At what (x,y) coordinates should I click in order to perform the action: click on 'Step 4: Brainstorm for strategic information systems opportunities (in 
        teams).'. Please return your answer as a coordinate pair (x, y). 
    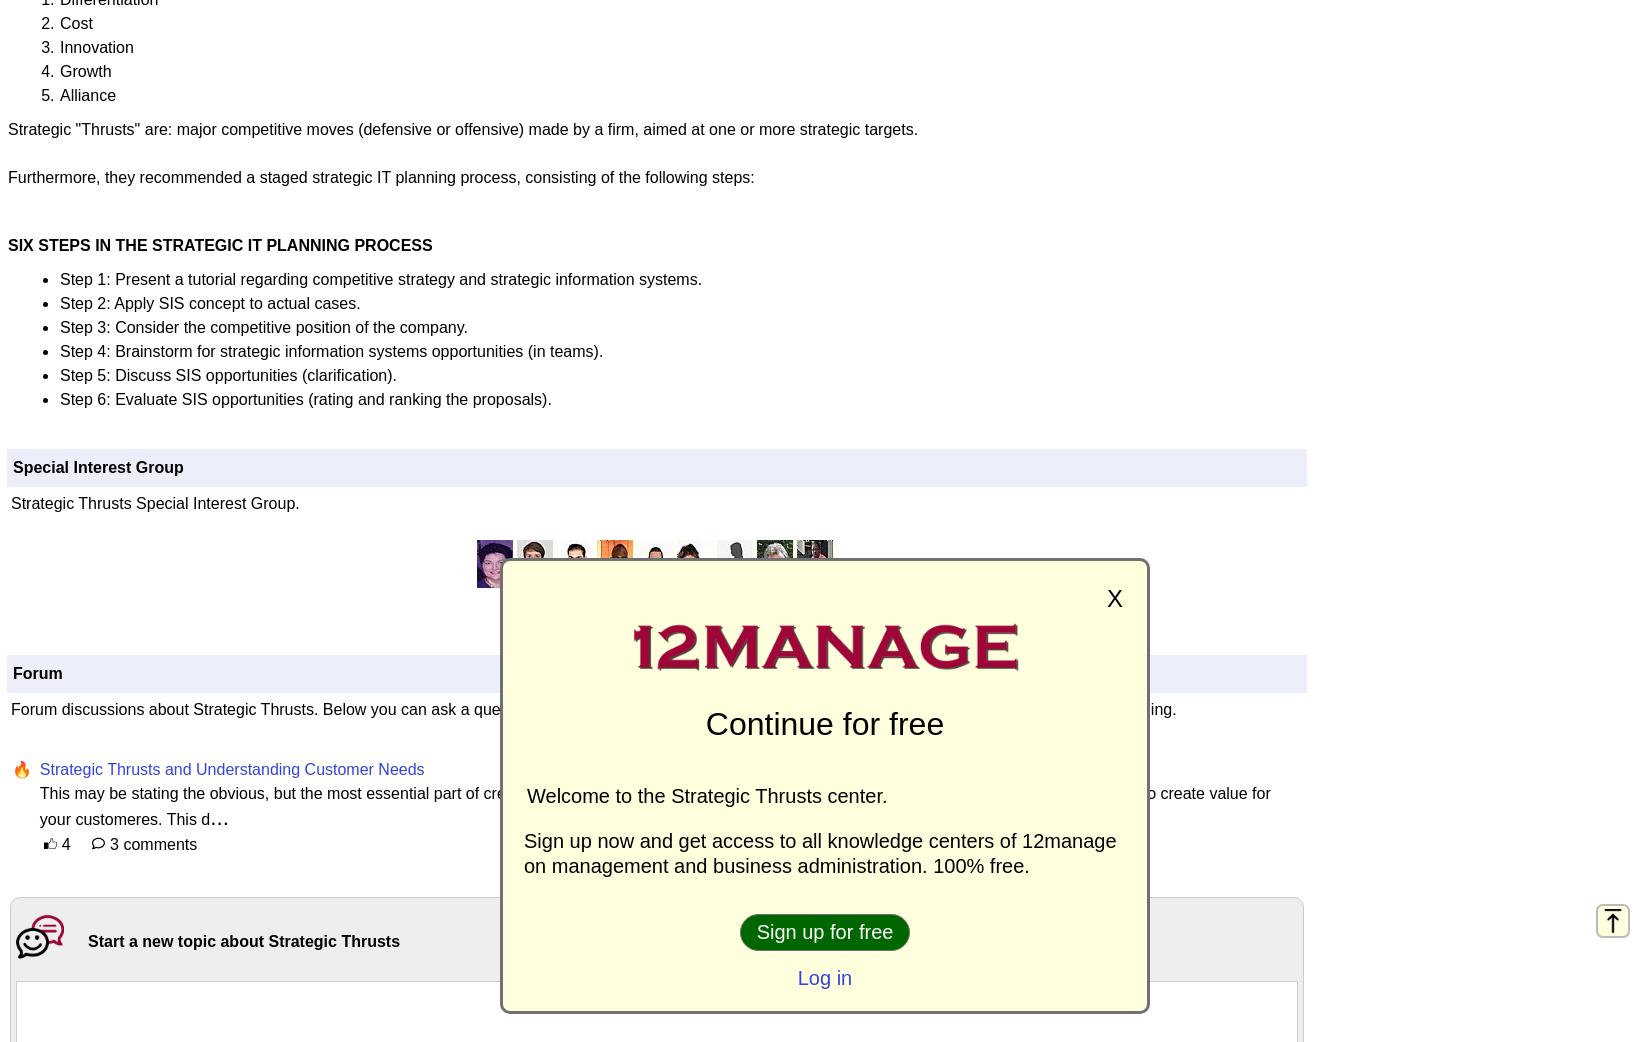
    Looking at the image, I should click on (60, 349).